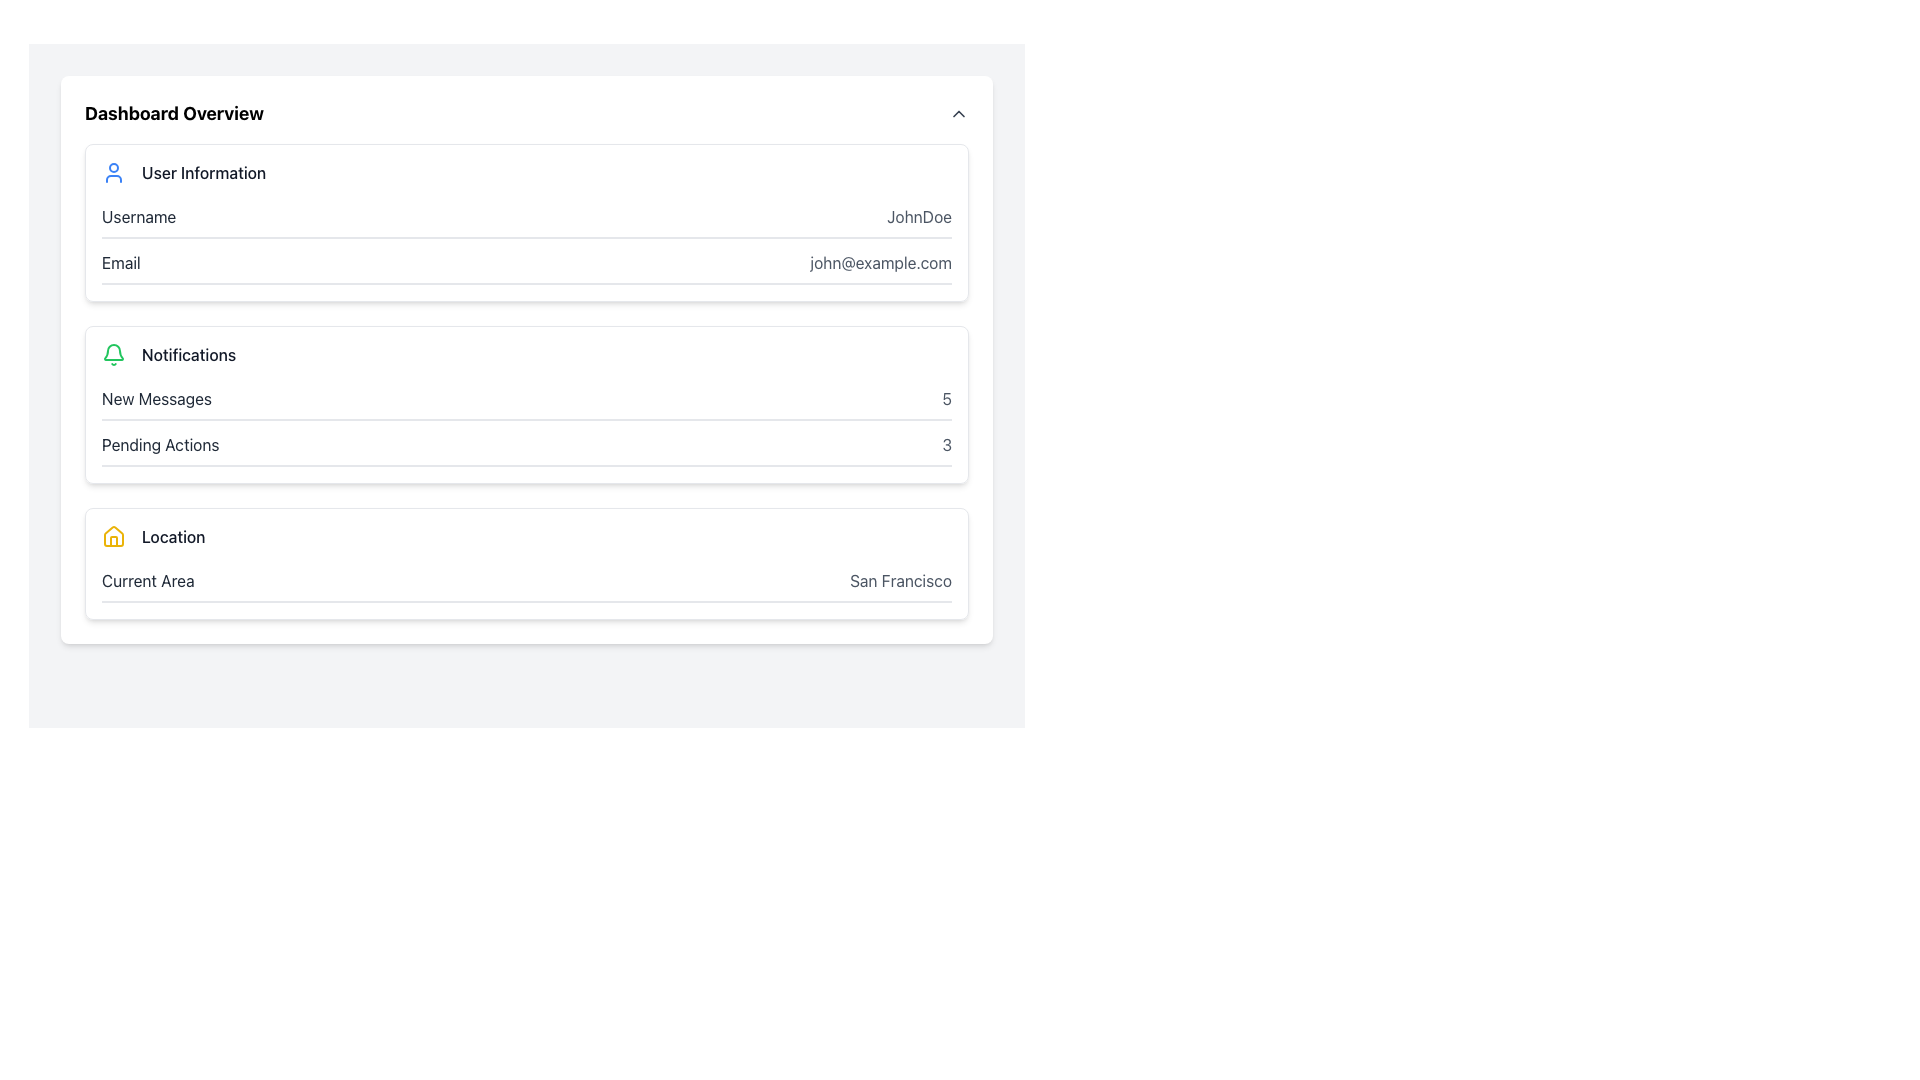  I want to click on the static text element displaying the numeral '5', which is located at the top-right corner of the 'New Messages' section in the notifications block, so click(946, 398).